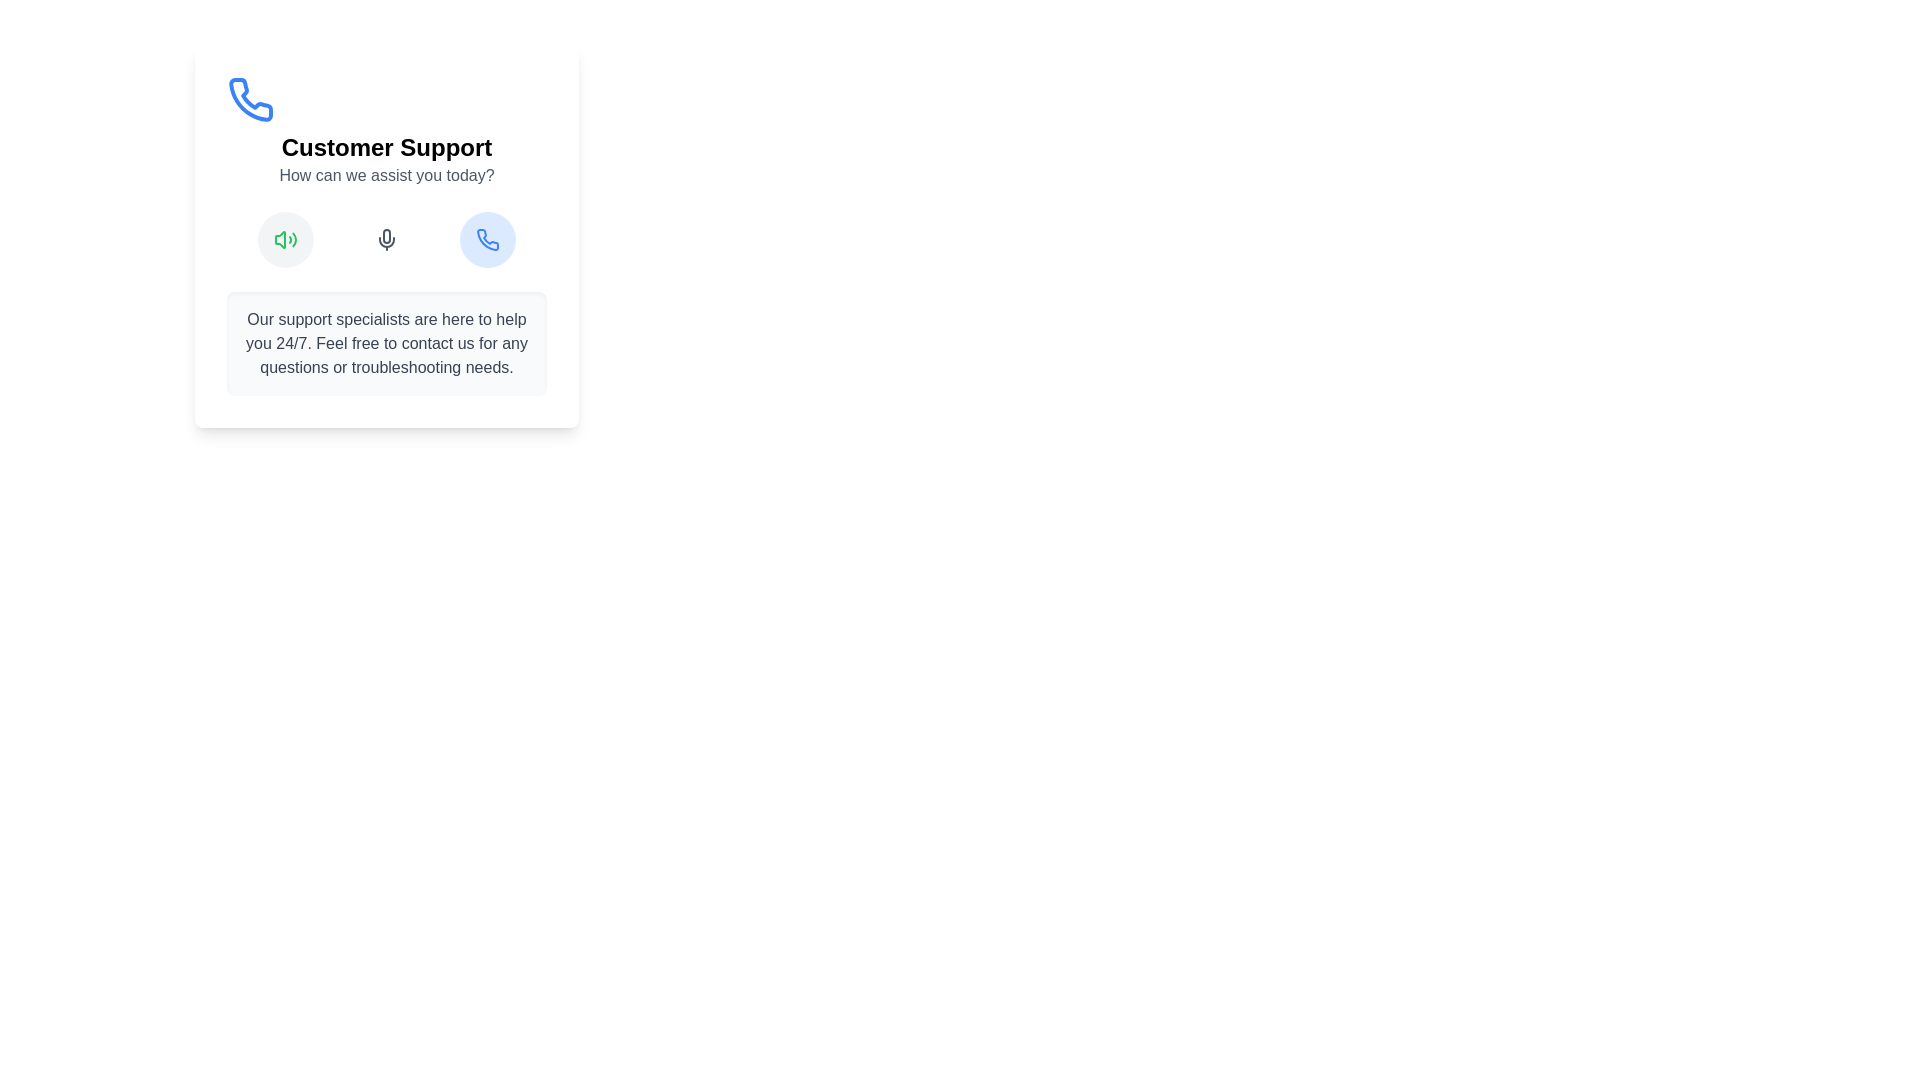 This screenshot has height=1080, width=1920. What do you see at coordinates (250, 99) in the screenshot?
I see `the blue telephone receiver icon within the circular button to initiate a call or access telephonic support` at bounding box center [250, 99].